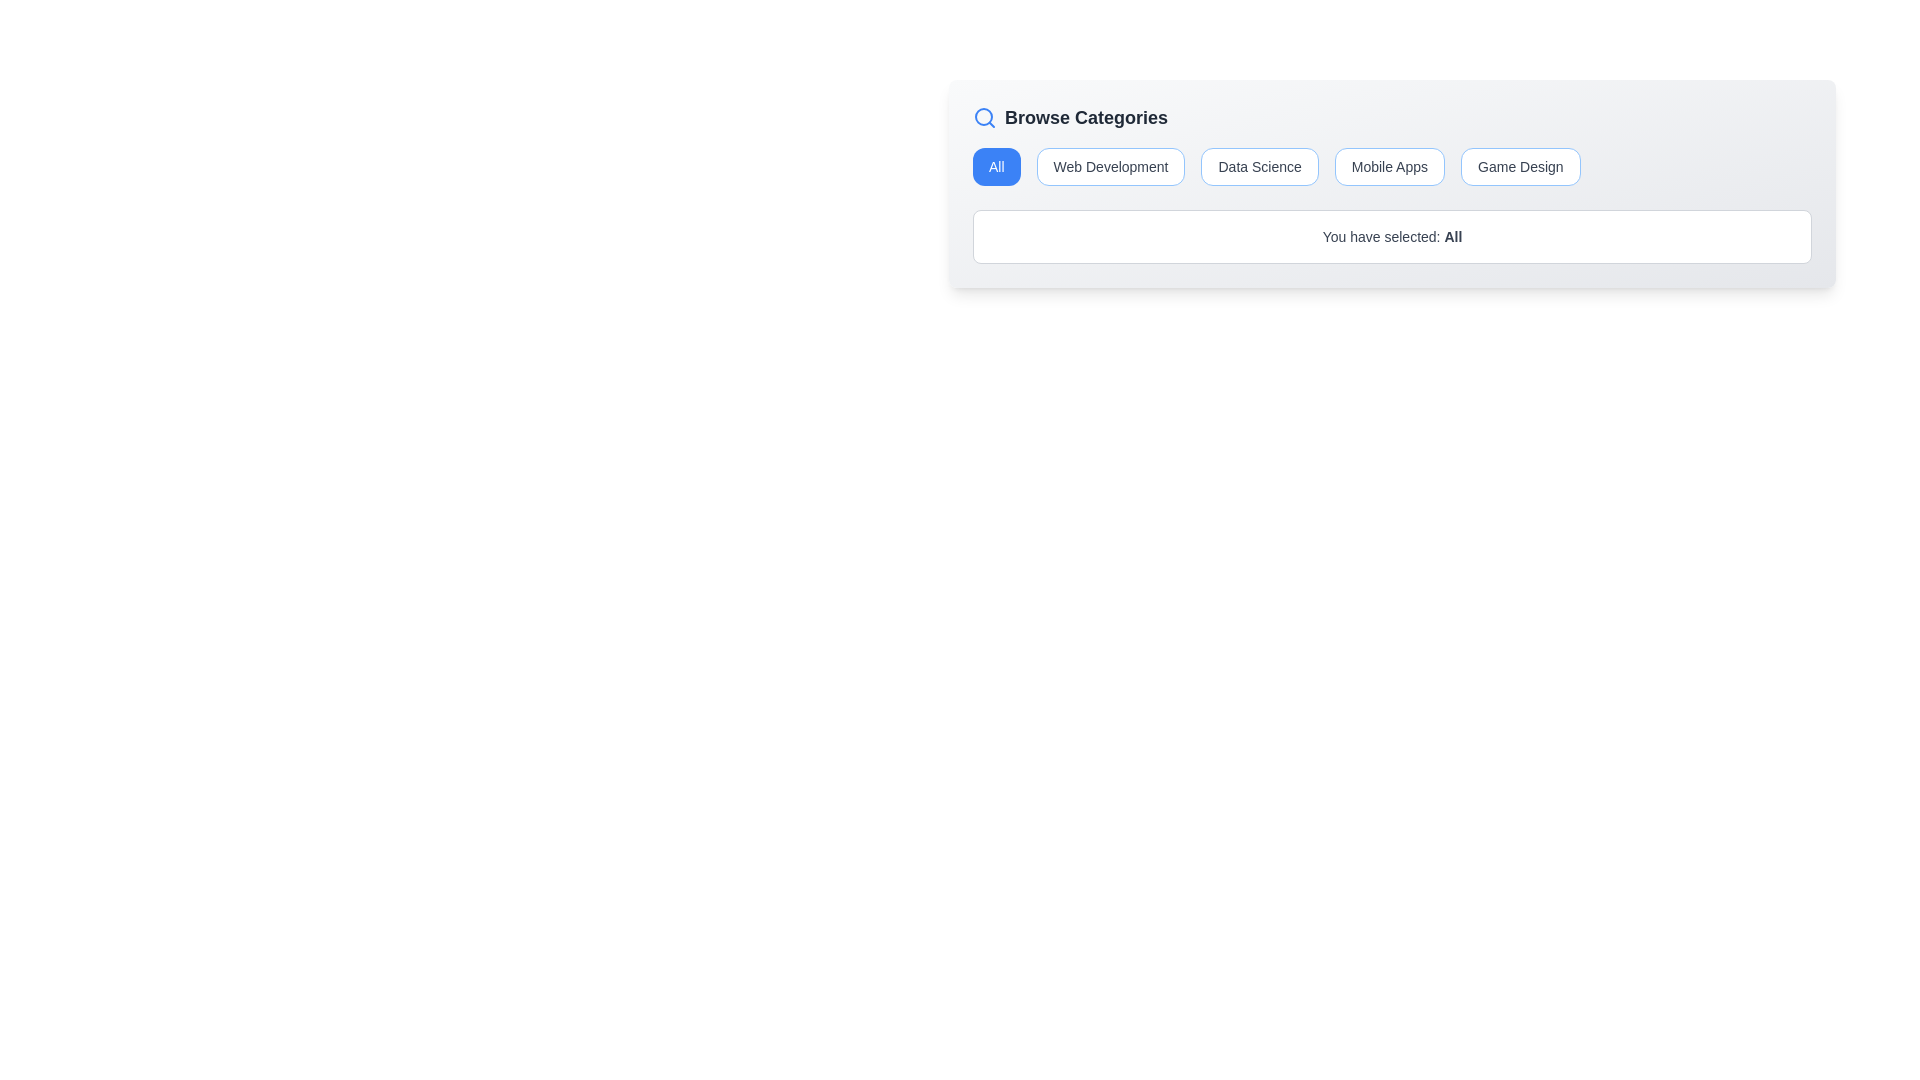 Image resolution: width=1920 pixels, height=1080 pixels. I want to click on the 'Data Science' button, which is a rectangular button with rounded corners, white background, blue border, and gray text, to filter by 'Data Science', so click(1258, 165).